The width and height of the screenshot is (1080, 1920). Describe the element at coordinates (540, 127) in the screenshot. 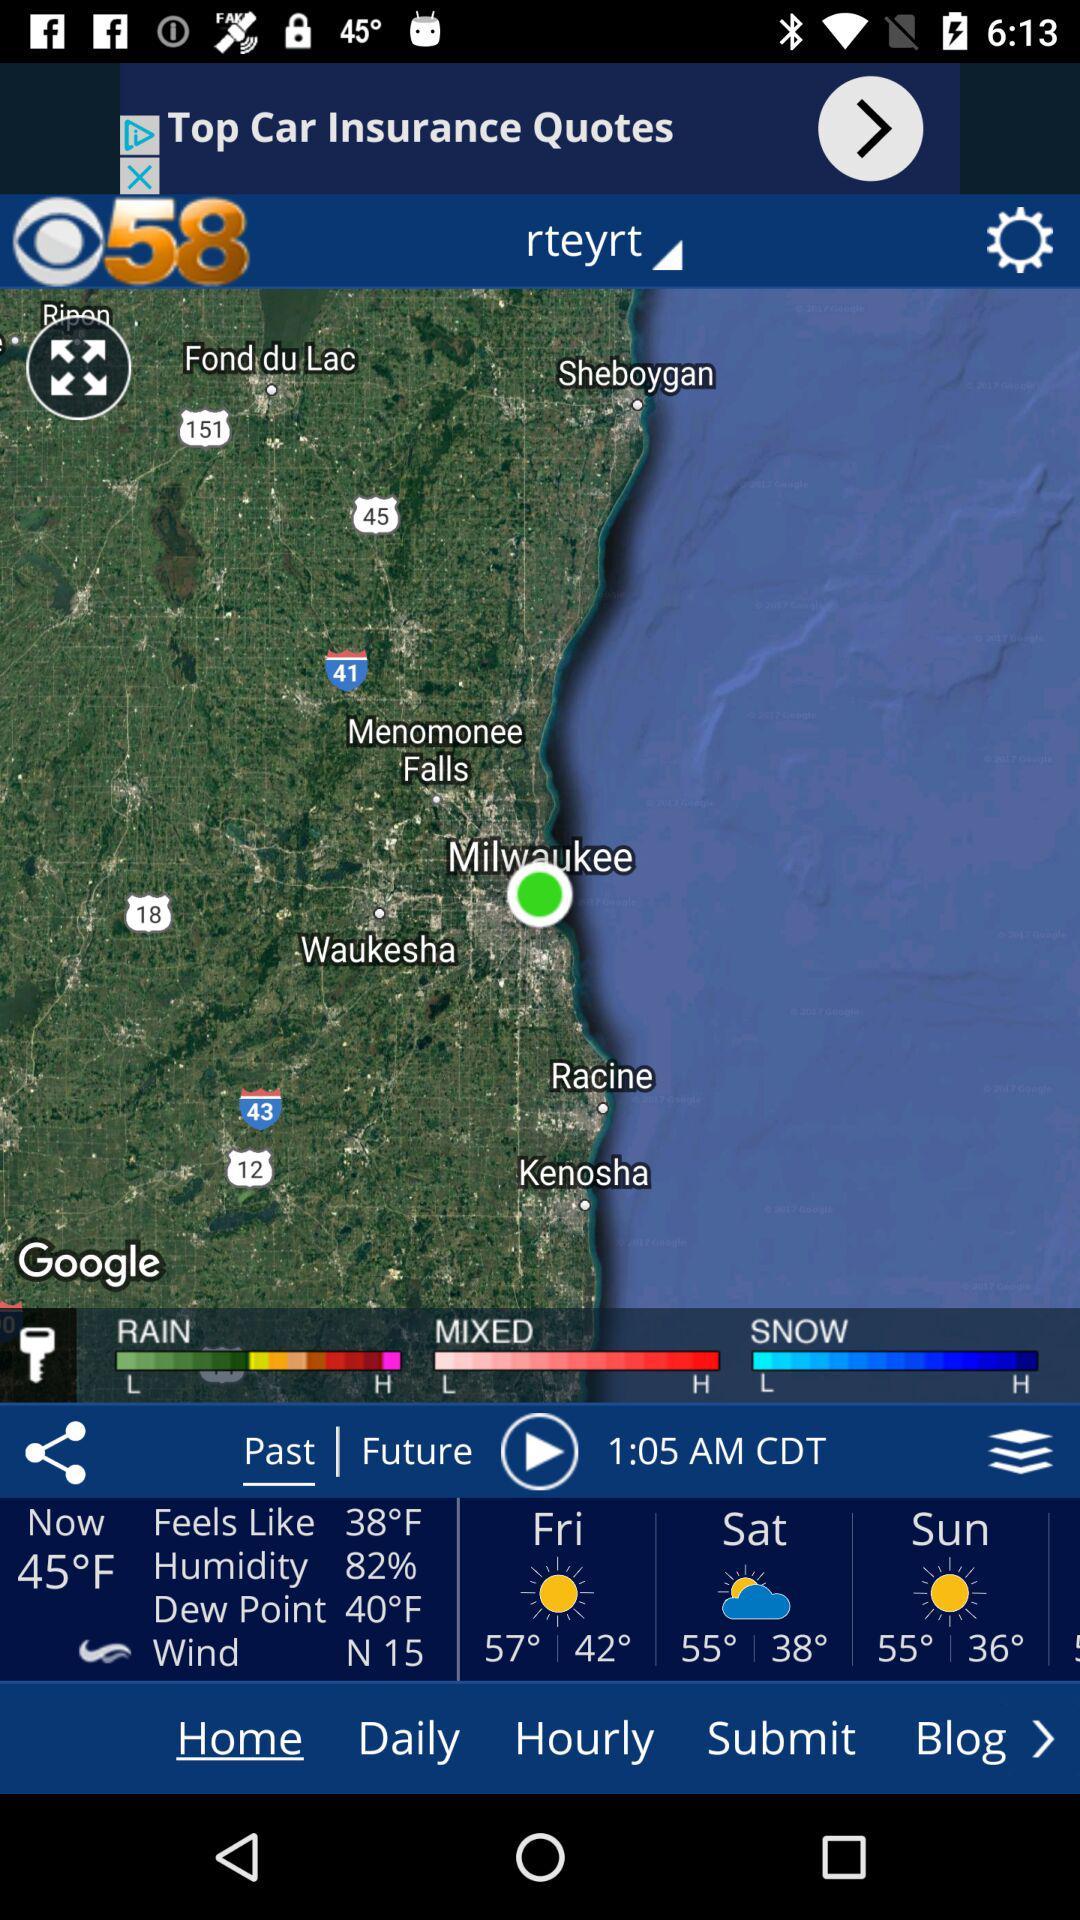

I see `visit website` at that location.